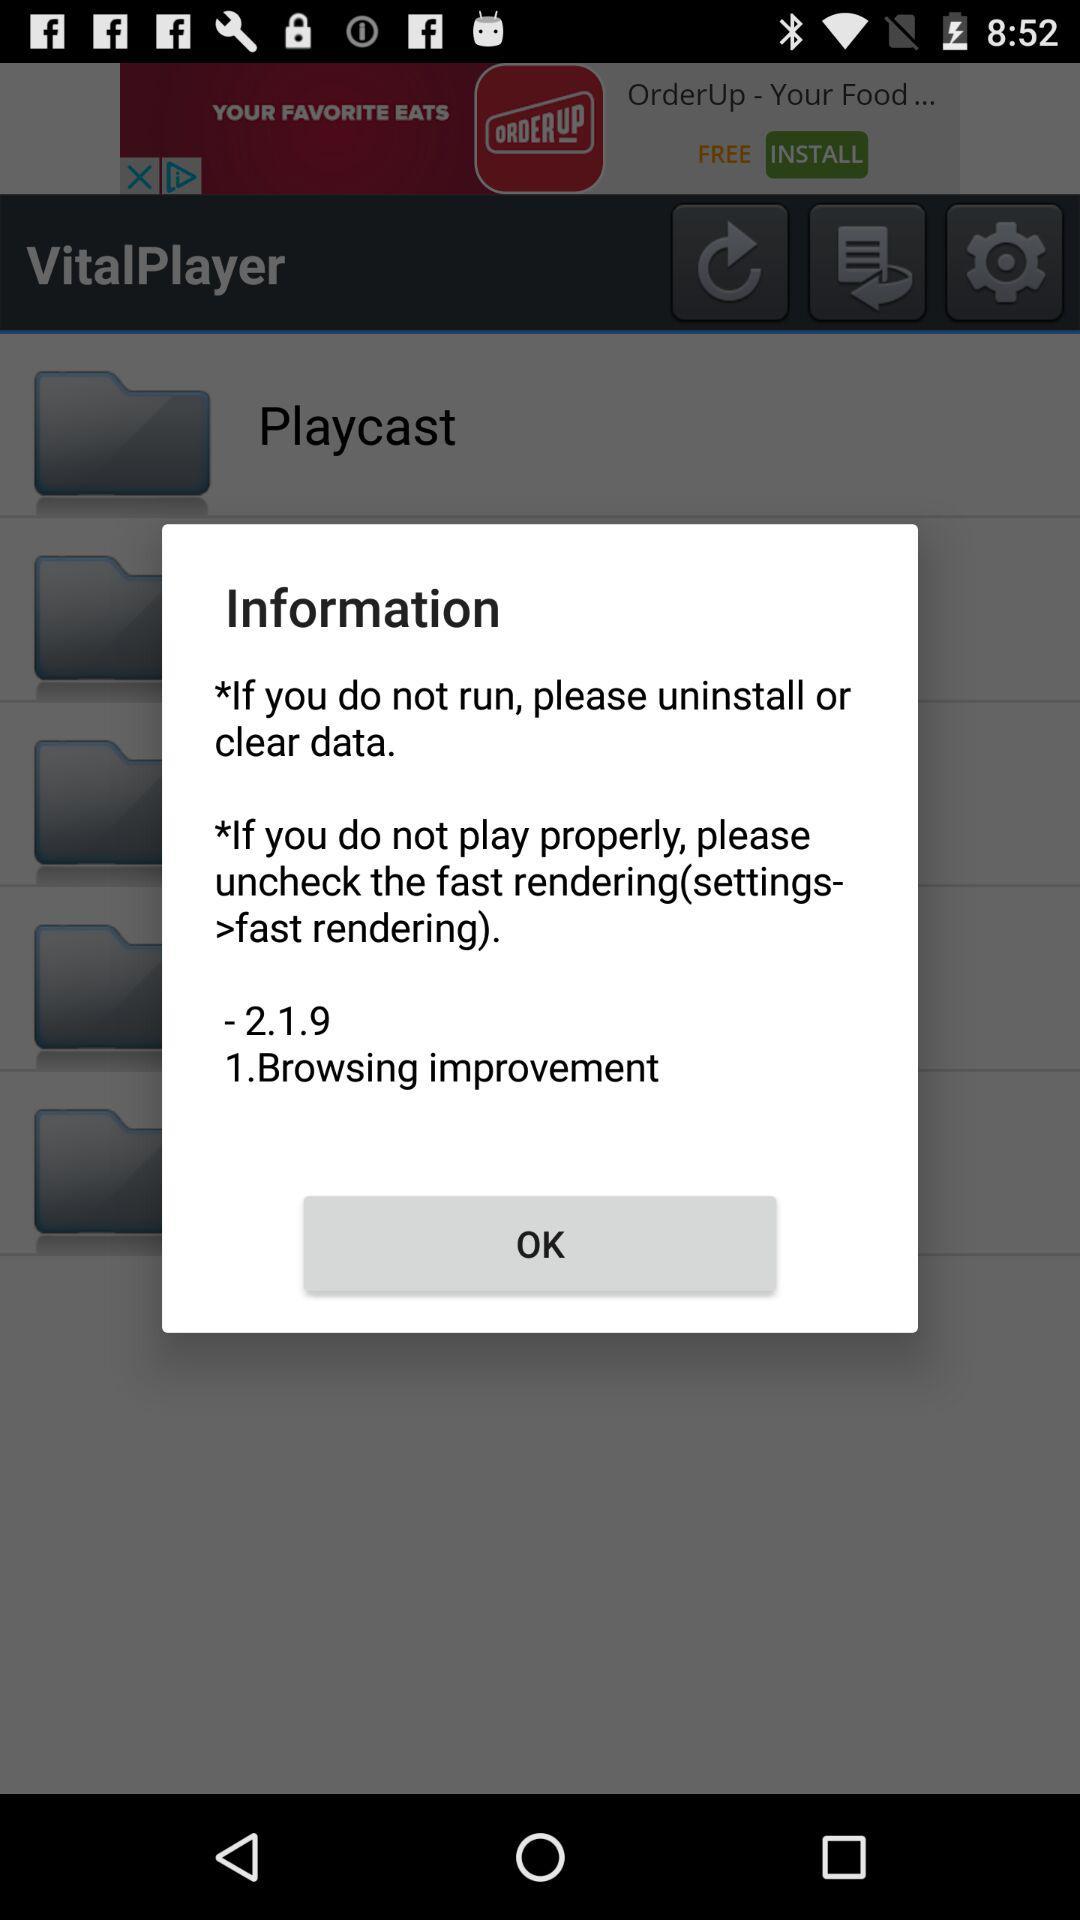 This screenshot has width=1080, height=1920. What do you see at coordinates (540, 1242) in the screenshot?
I see `the ok icon` at bounding box center [540, 1242].